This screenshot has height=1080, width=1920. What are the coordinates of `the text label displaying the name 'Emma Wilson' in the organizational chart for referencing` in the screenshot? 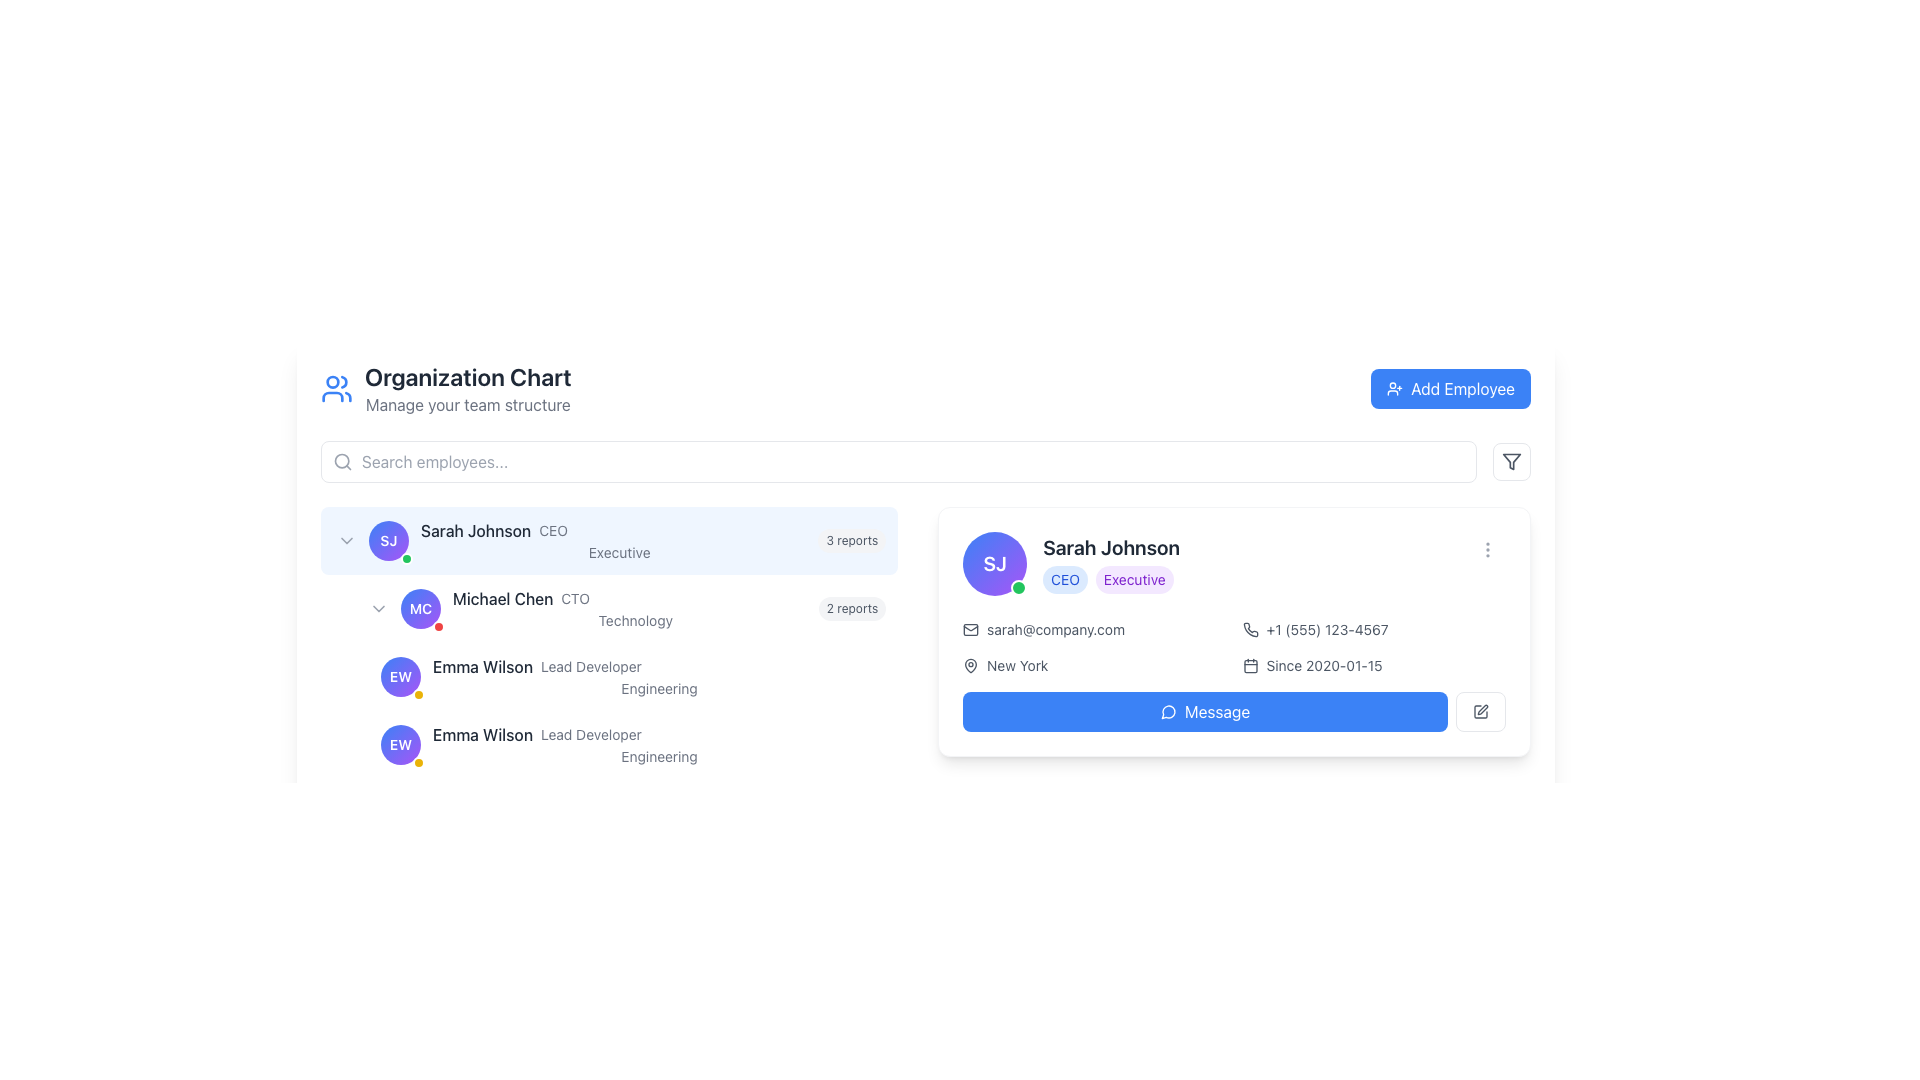 It's located at (483, 667).